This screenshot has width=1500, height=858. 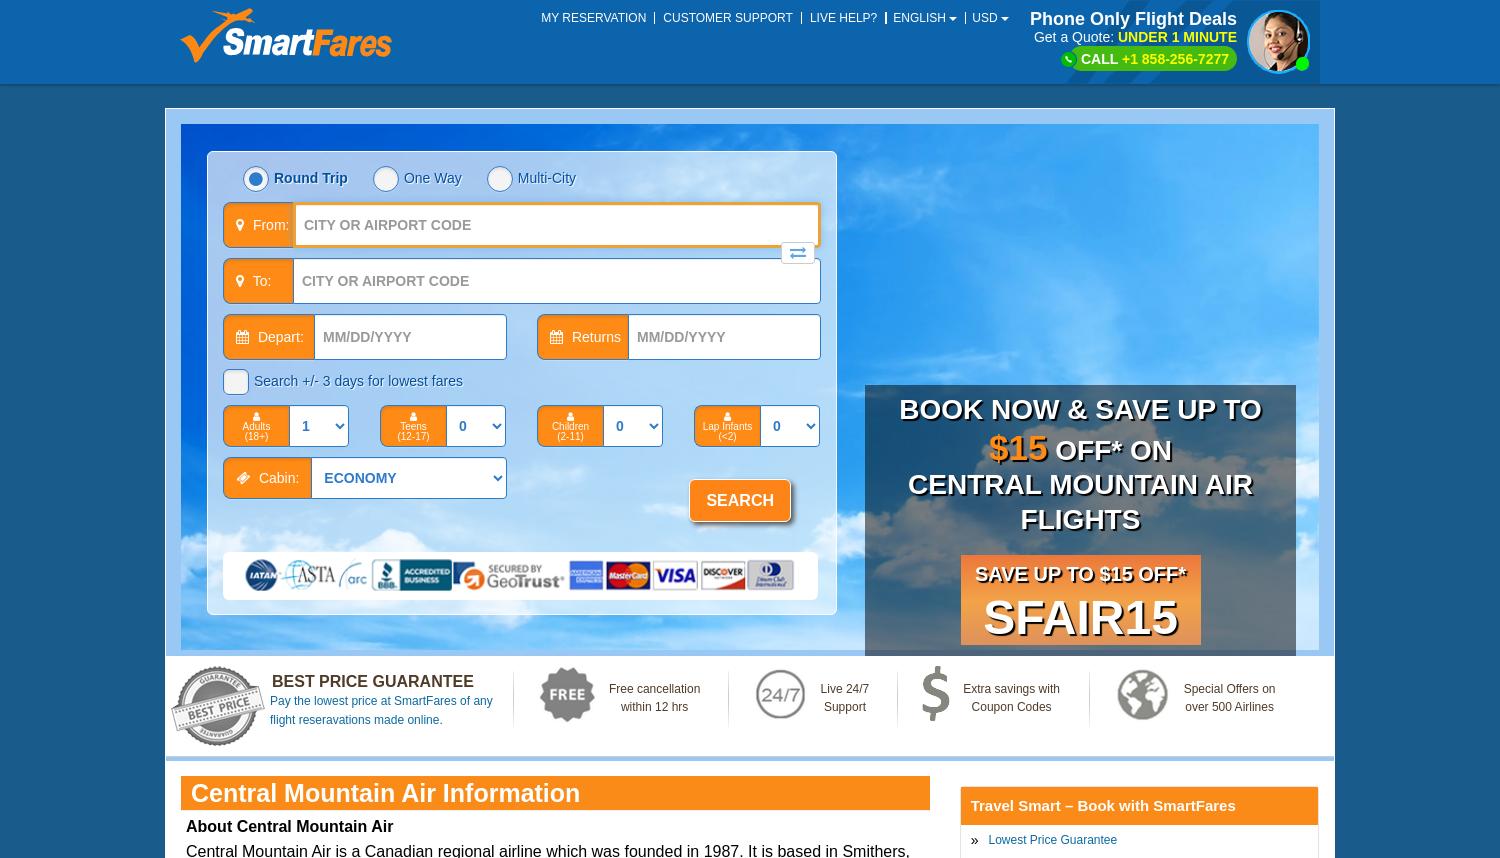 I want to click on 'About Central Mountain Air', so click(x=289, y=825).